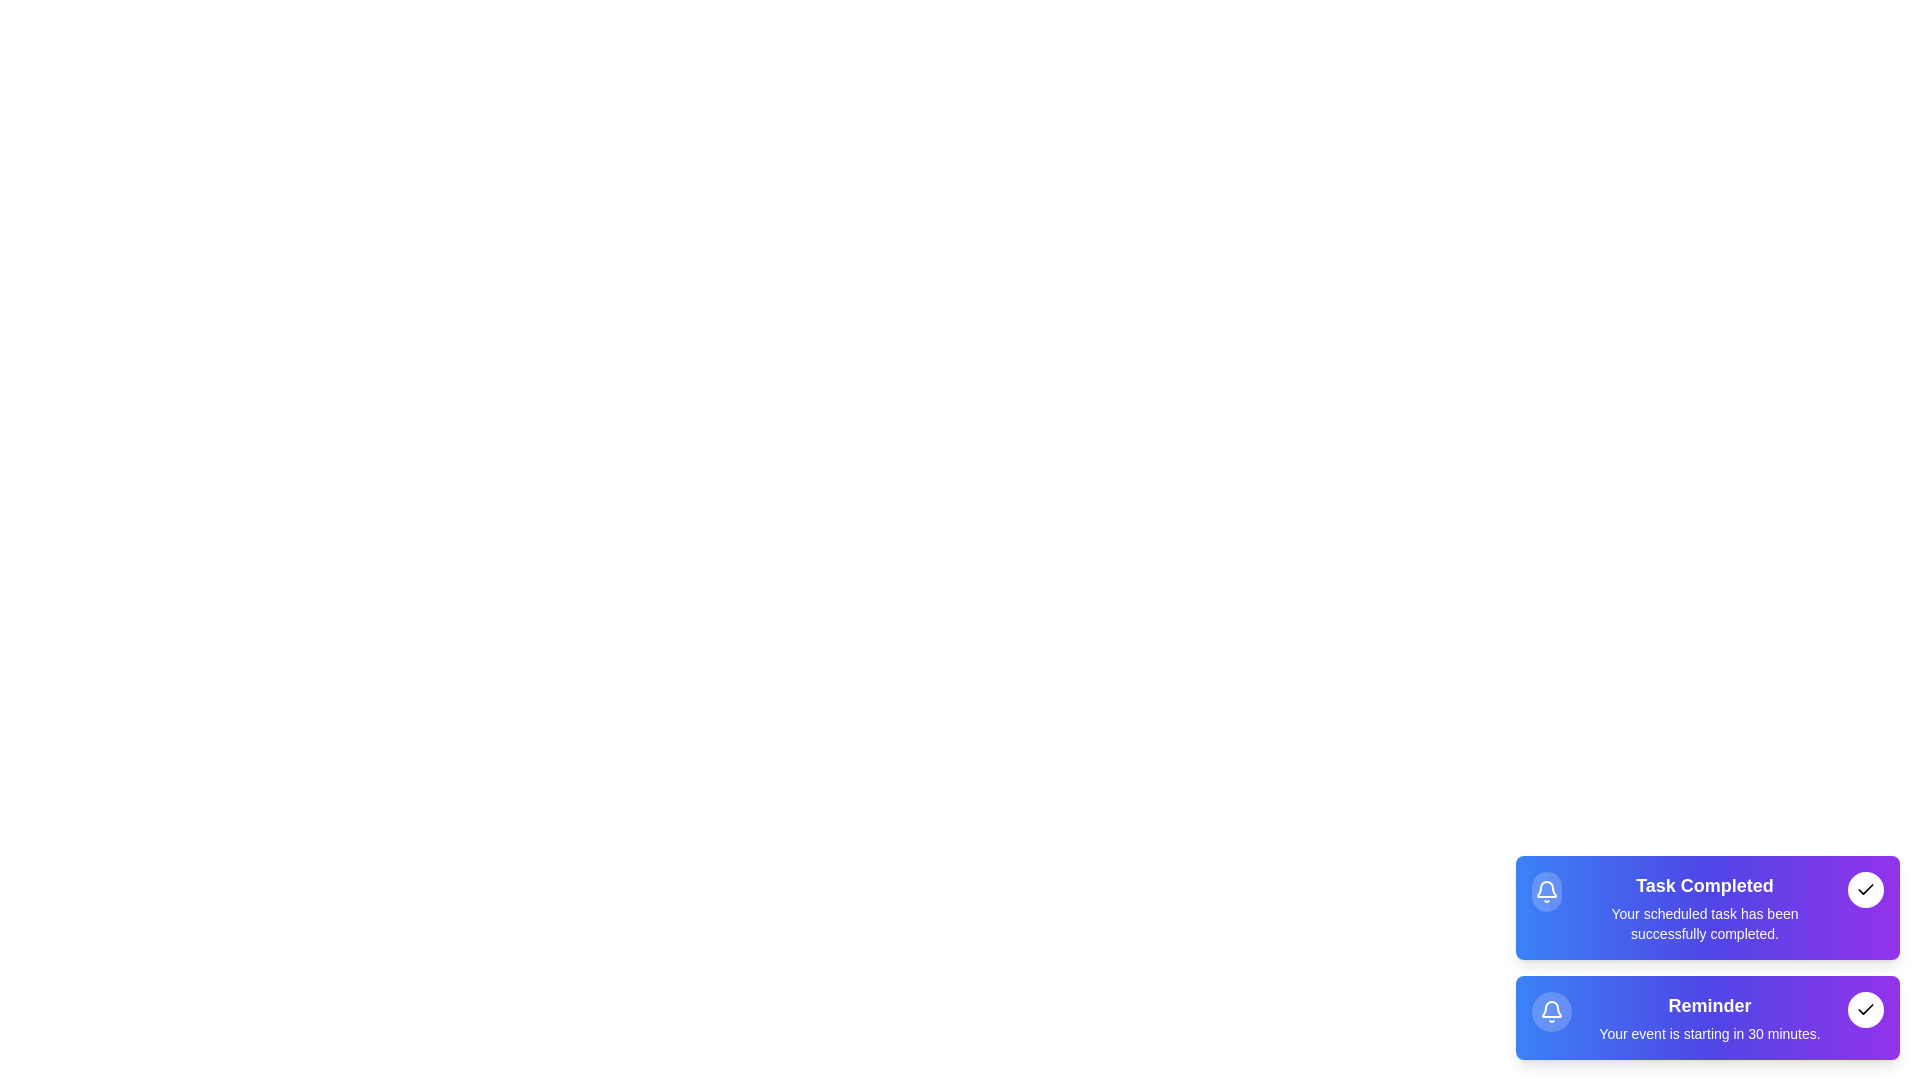 The height and width of the screenshot is (1080, 1920). I want to click on the notification text for Reminder, so click(1708, 1018).